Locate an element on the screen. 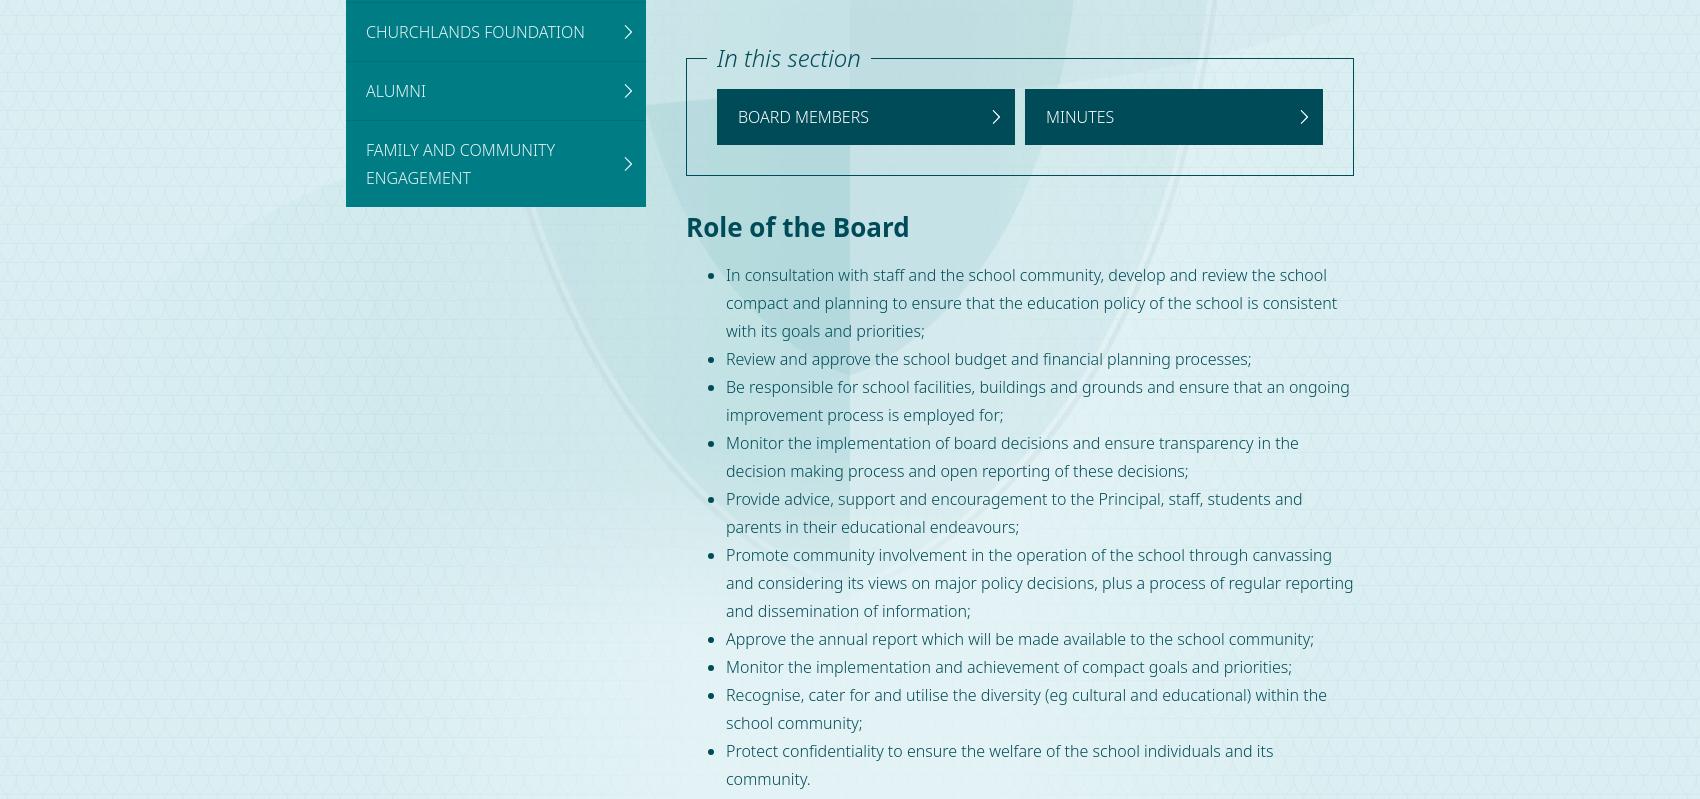 The height and width of the screenshot is (799, 1700). 'Be responsible for school facilities, buildings and grounds and ensure that an ongoing improvement process is employed for;' is located at coordinates (1036, 400).